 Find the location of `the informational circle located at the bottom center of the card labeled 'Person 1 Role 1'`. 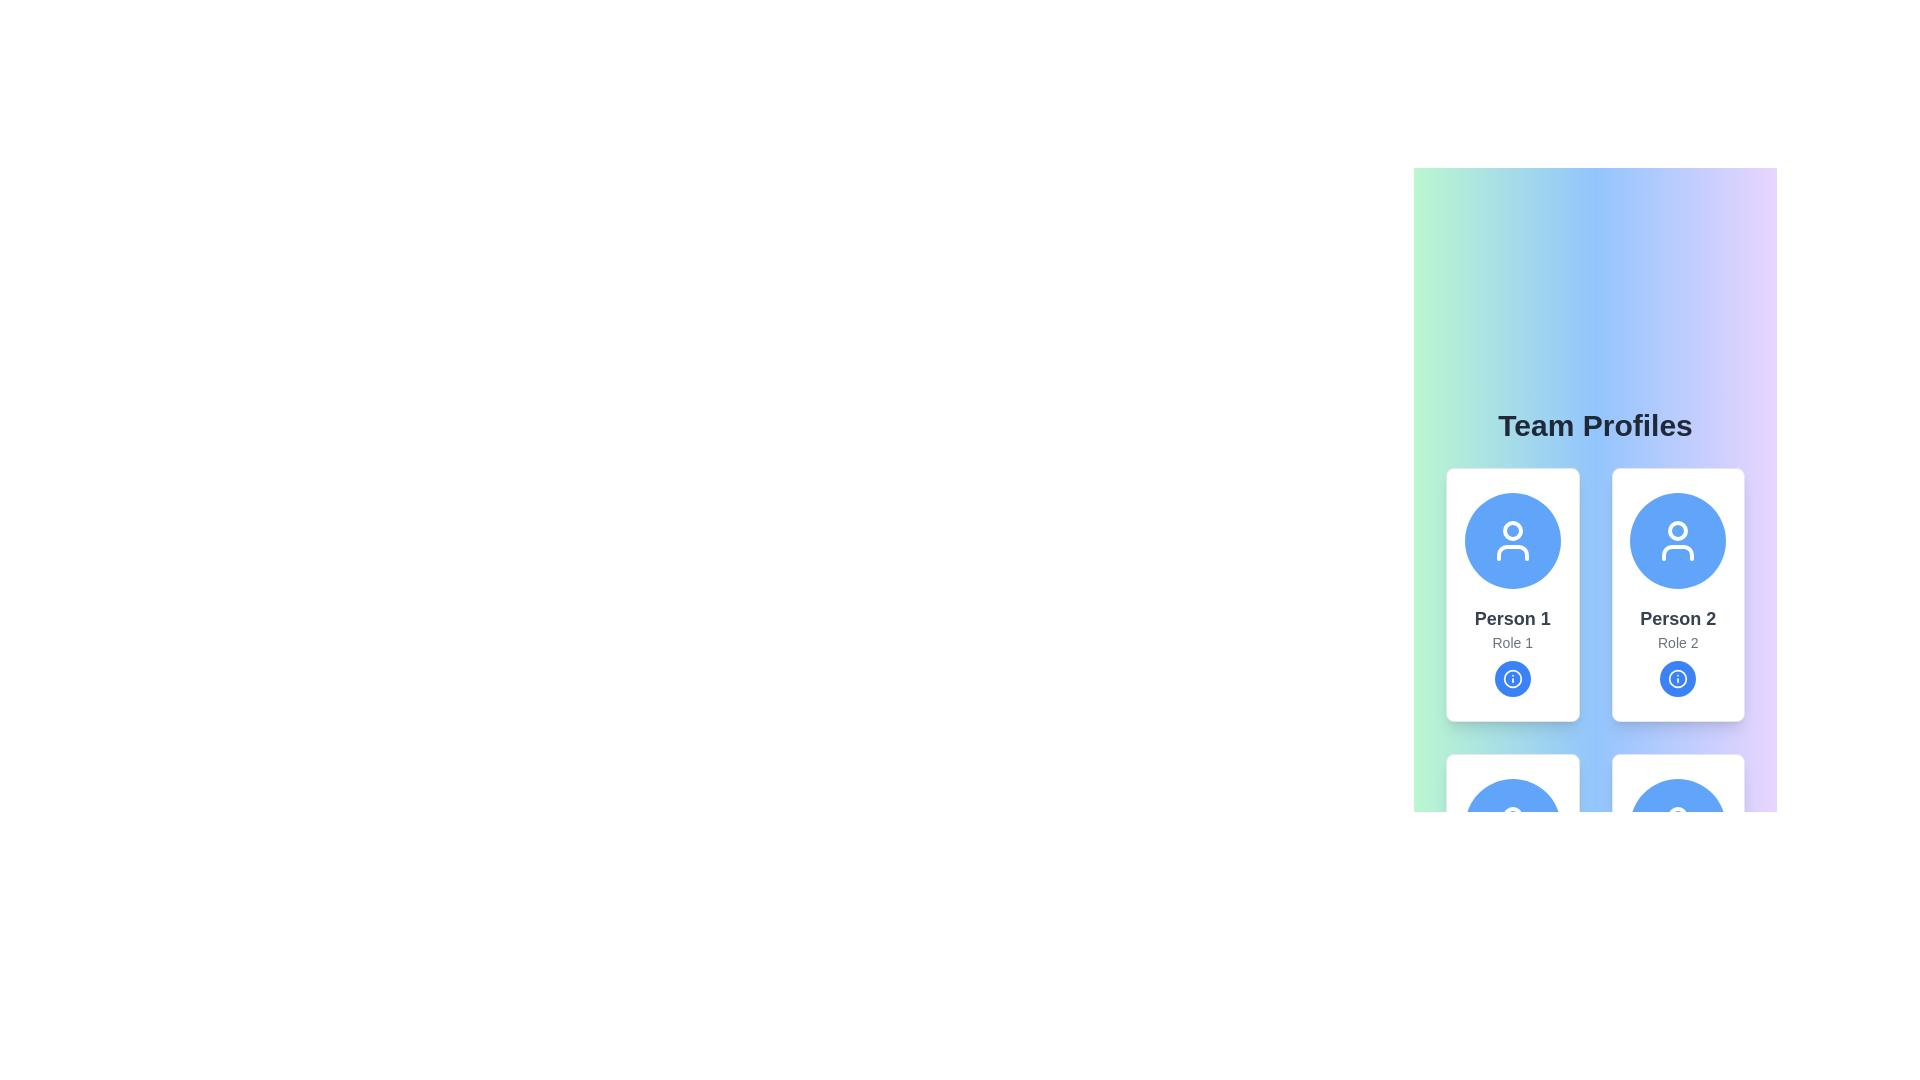

the informational circle located at the bottom center of the card labeled 'Person 1 Role 1' is located at coordinates (1512, 677).